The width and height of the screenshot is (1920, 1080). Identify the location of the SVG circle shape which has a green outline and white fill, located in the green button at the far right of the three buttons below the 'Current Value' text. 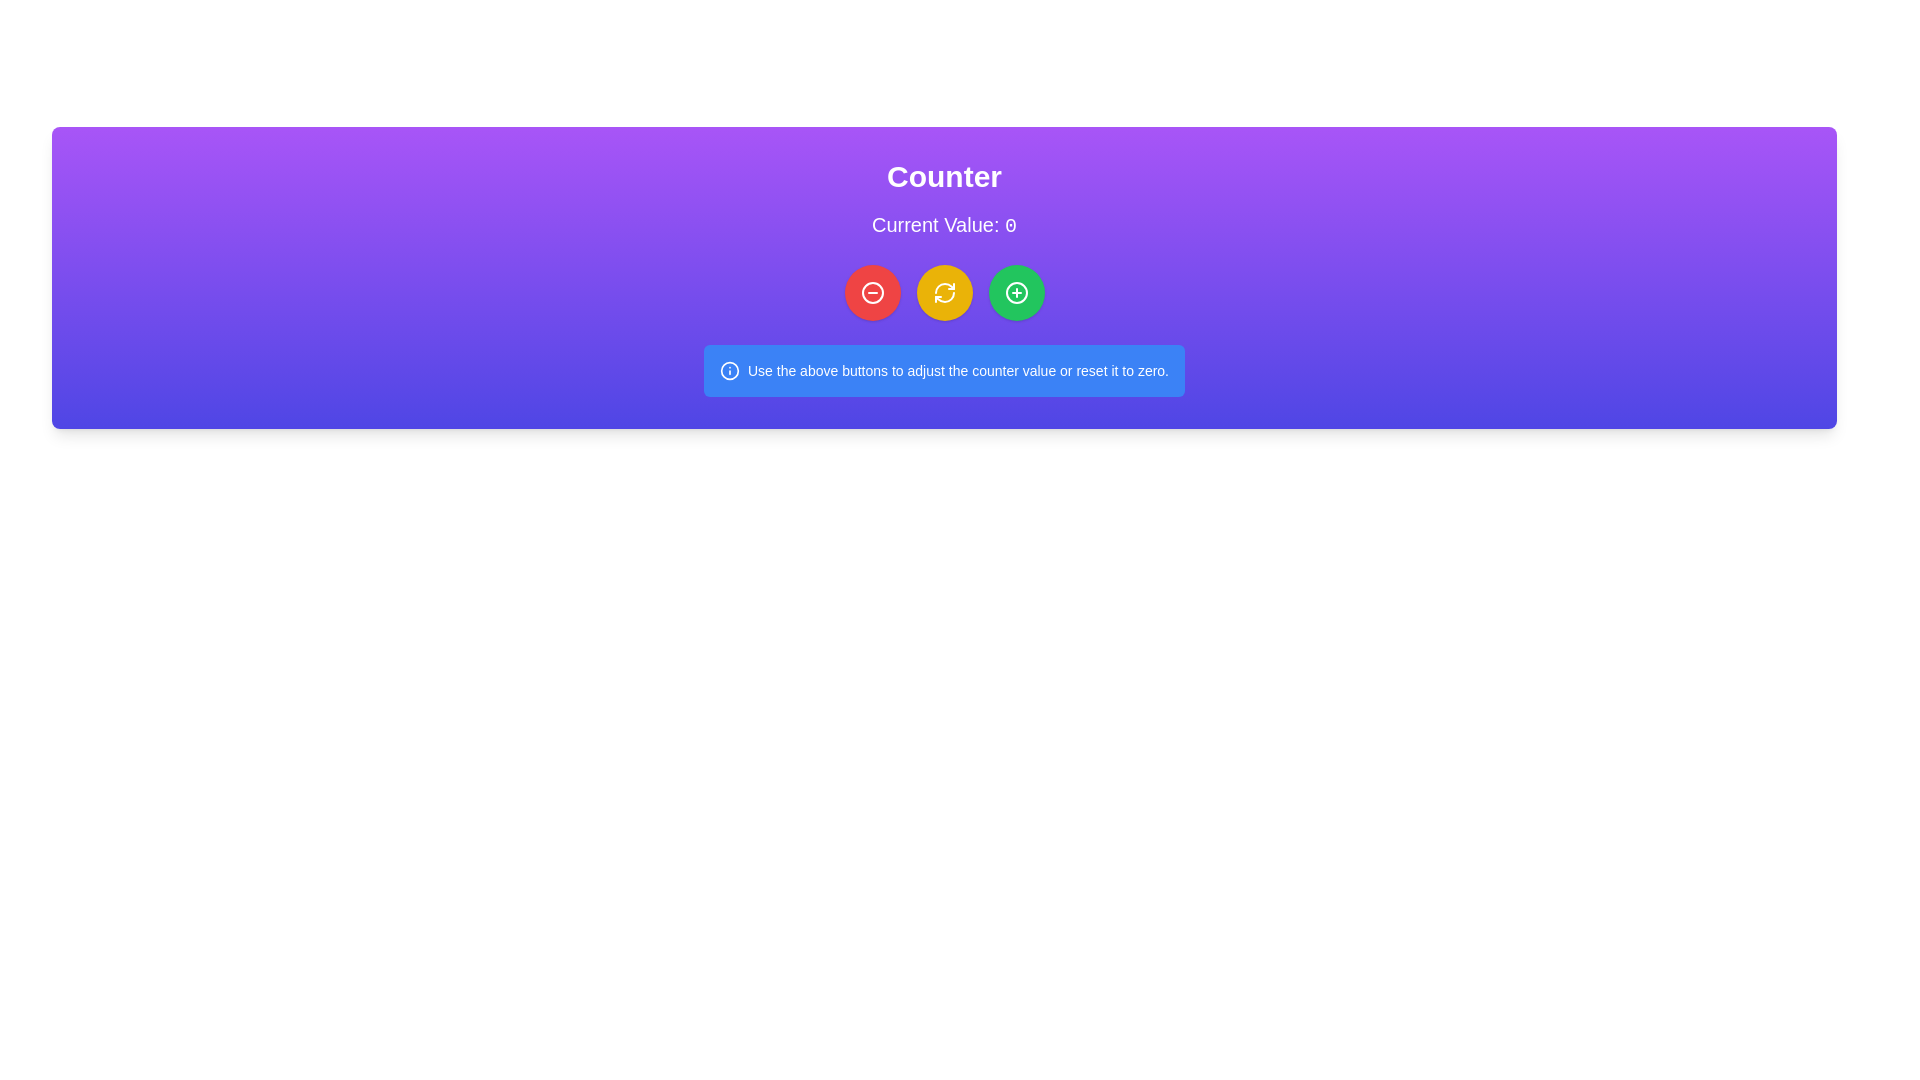
(1016, 293).